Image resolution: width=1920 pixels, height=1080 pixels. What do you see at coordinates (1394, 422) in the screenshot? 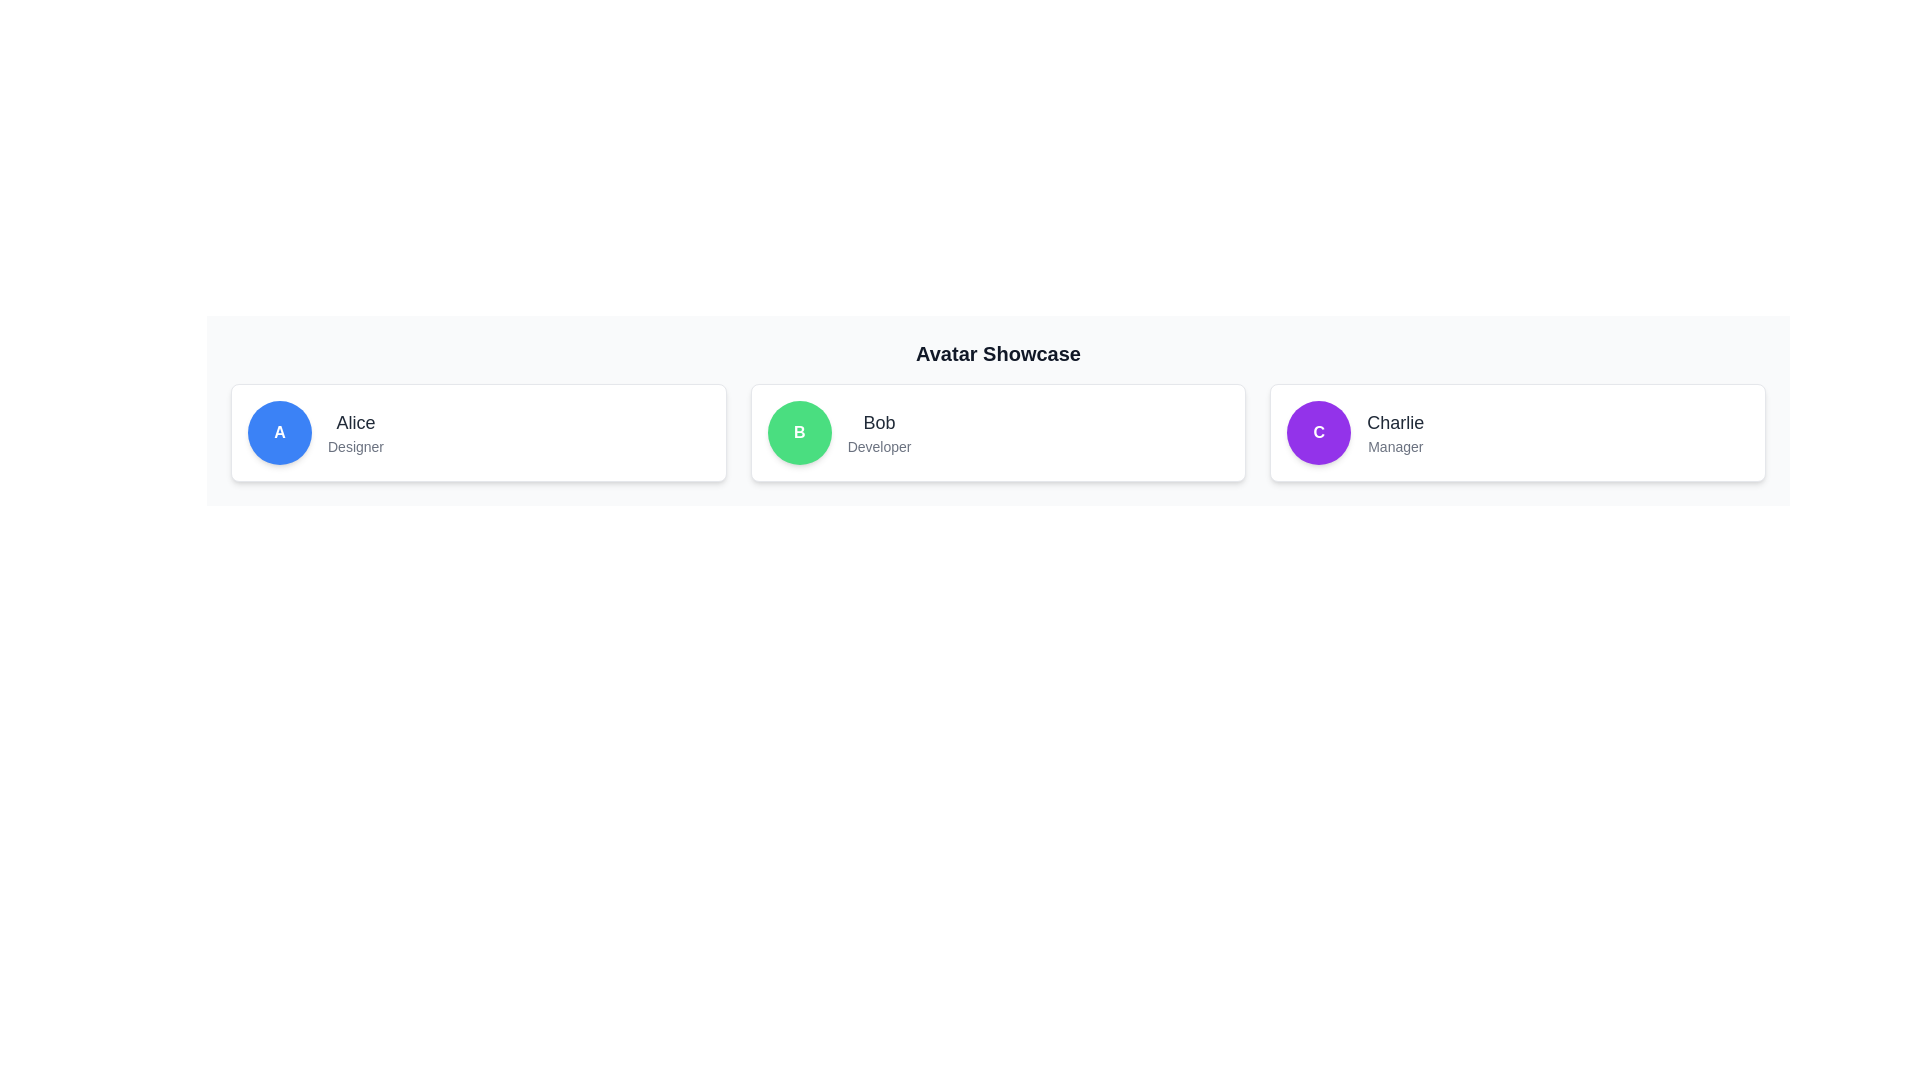
I see `the text label displaying a person's name, located in the rightmost card of a row of three cards, above the smaller text 'Manager' and adjacent to a purple circular avatar with the letter 'C'` at bounding box center [1394, 422].